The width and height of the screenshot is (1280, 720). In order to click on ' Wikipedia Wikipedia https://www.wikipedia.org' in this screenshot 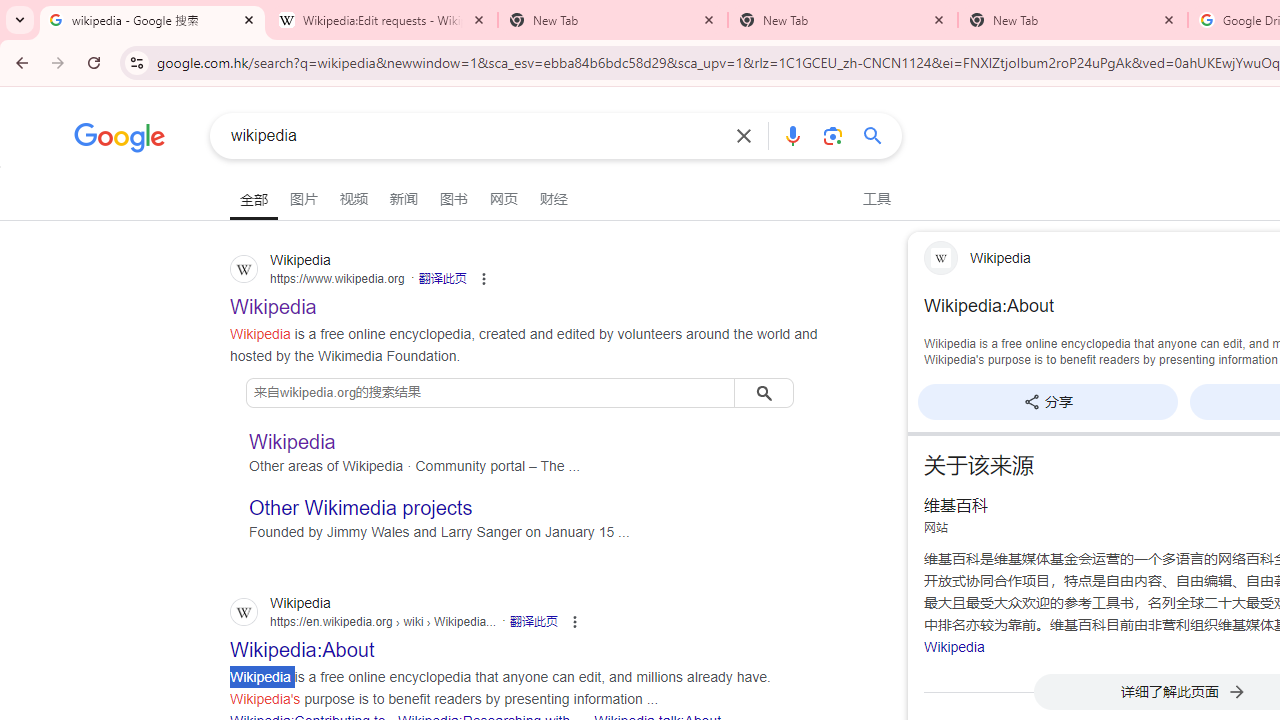, I will do `click(272, 301)`.